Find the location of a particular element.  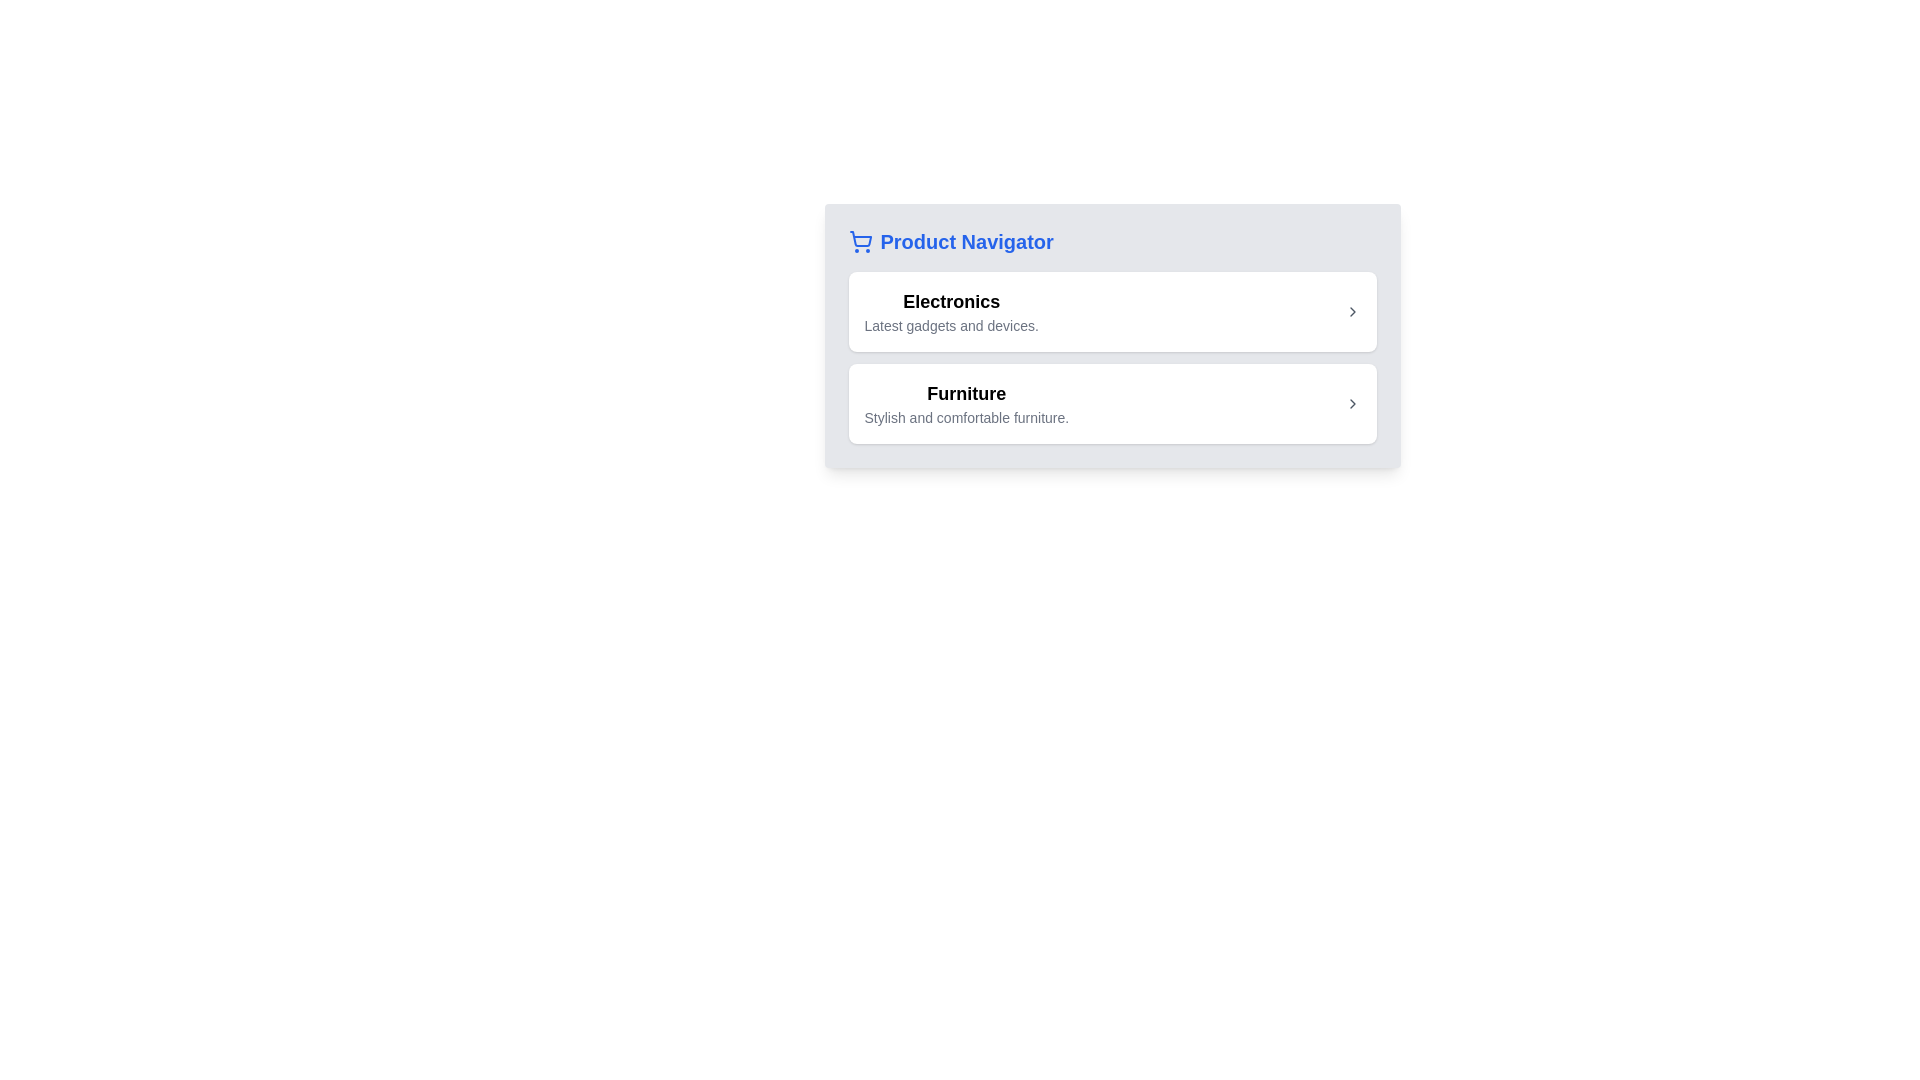

the rightward-pointing gray chevron icon located next is located at coordinates (1352, 312).